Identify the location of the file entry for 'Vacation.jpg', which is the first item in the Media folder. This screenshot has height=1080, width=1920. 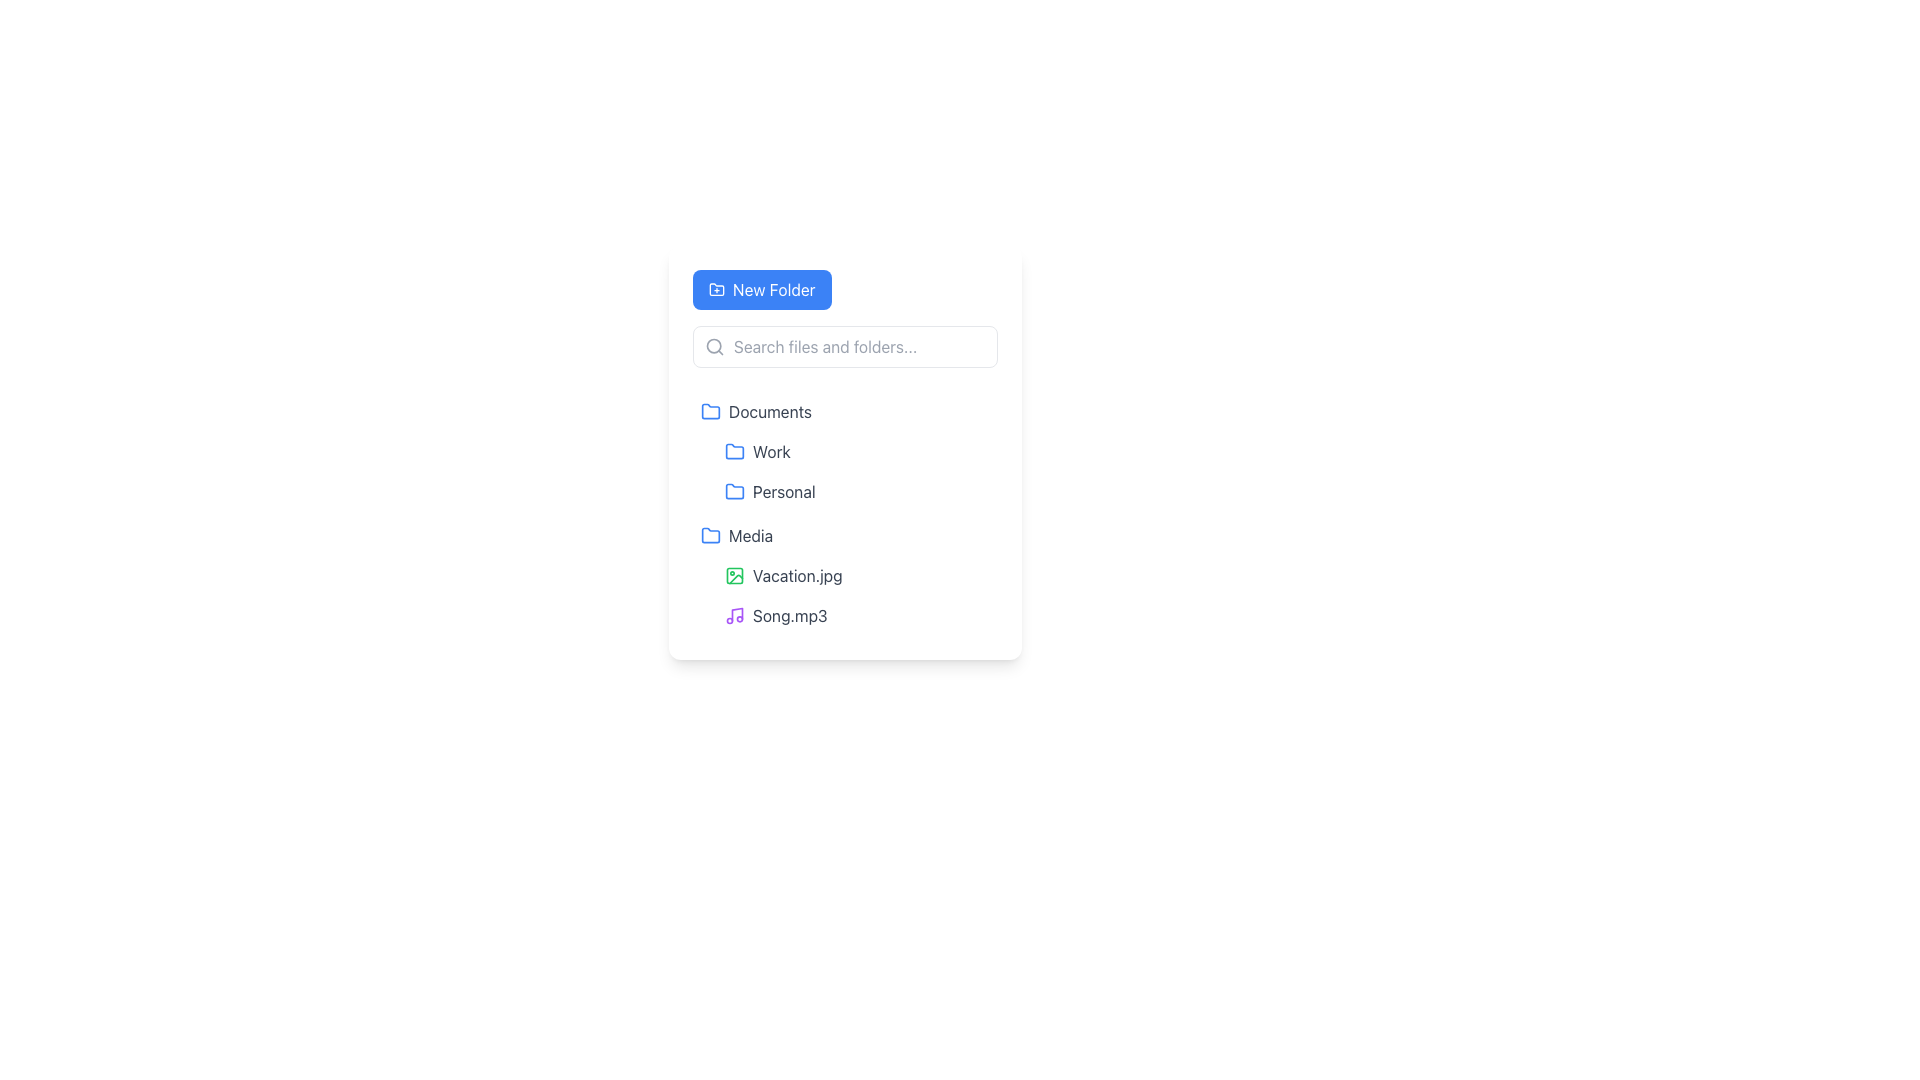
(857, 575).